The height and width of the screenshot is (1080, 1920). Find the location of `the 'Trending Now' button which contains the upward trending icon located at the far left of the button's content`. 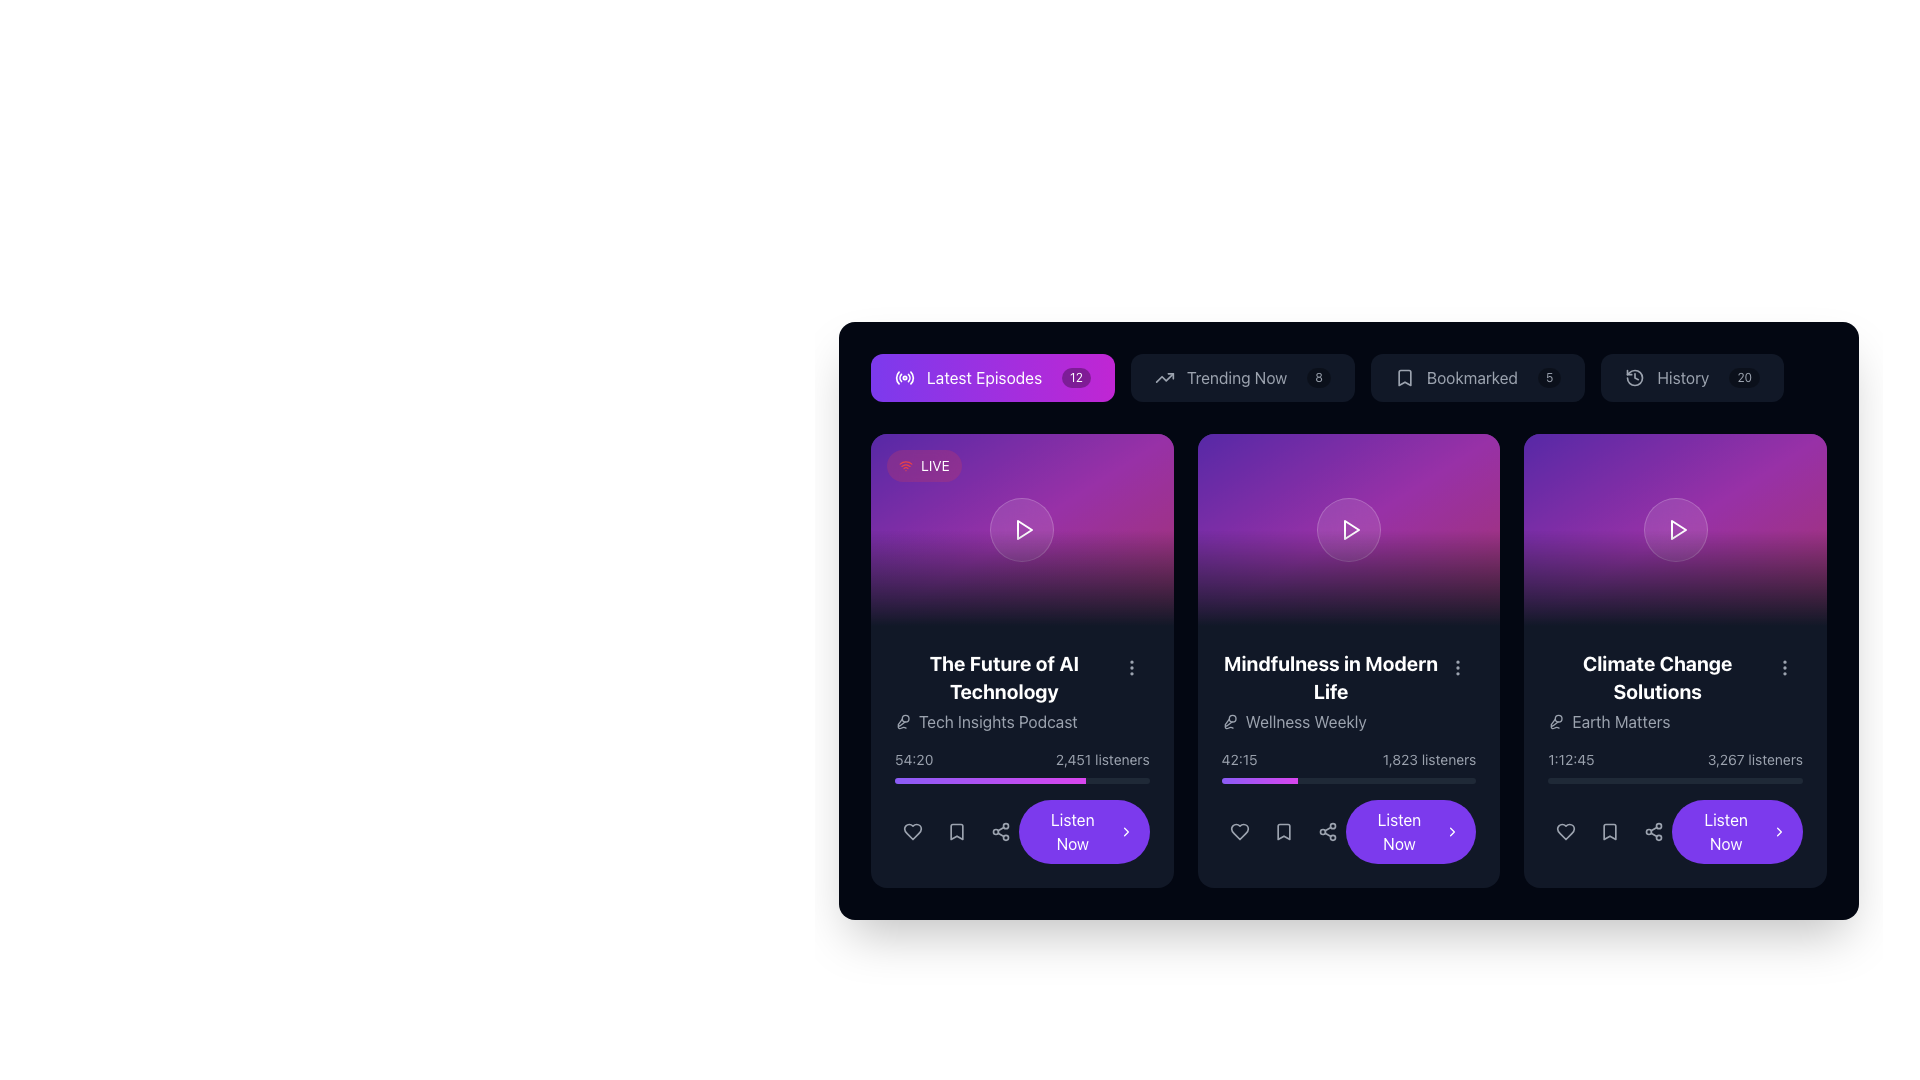

the 'Trending Now' button which contains the upward trending icon located at the far left of the button's content is located at coordinates (1164, 378).